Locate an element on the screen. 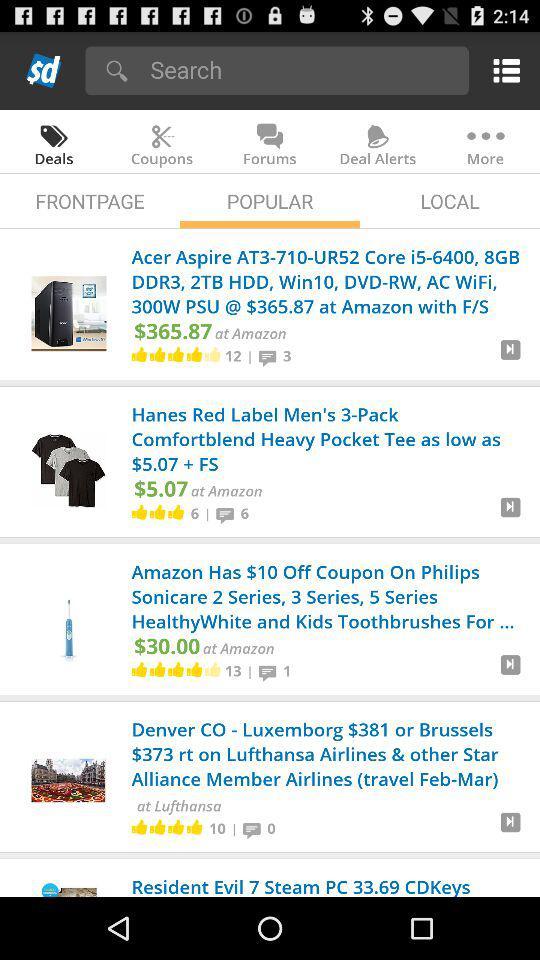  the app to the right of the popular icon is located at coordinates (449, 201).